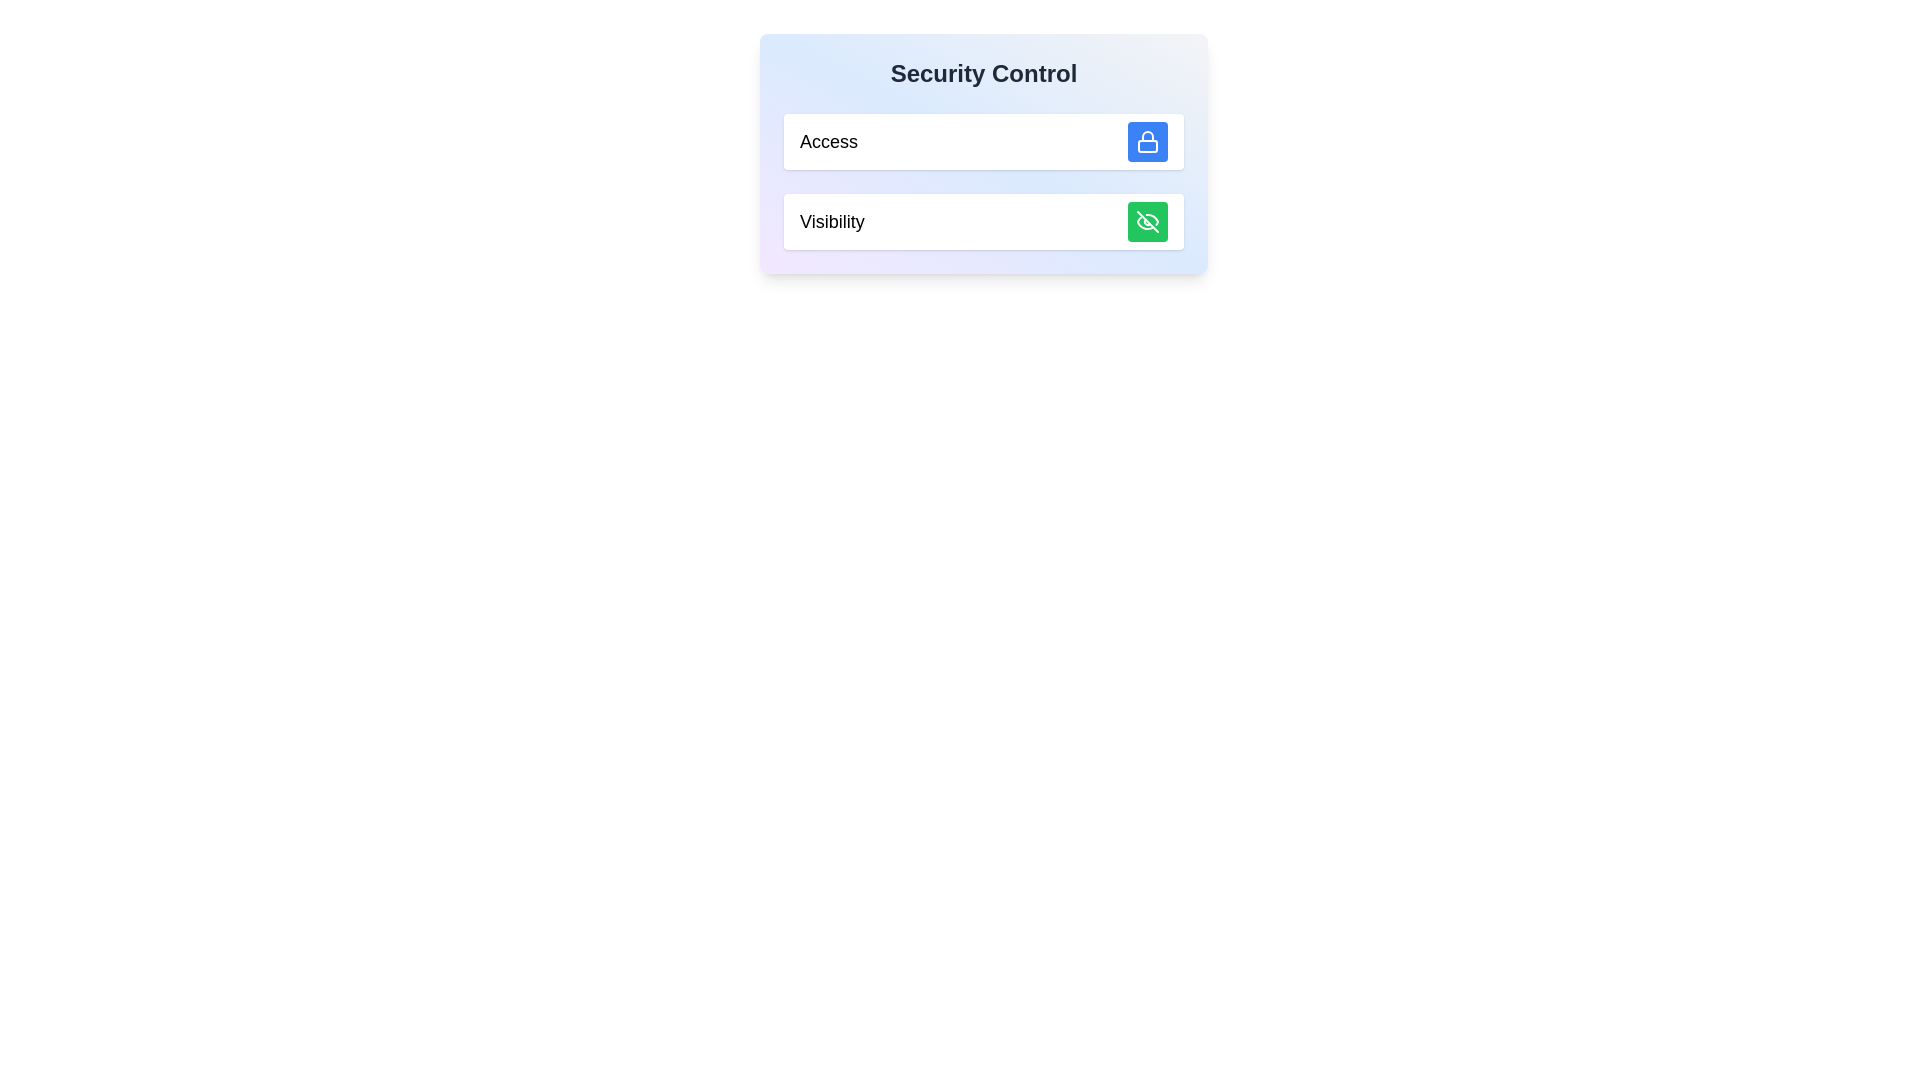 The image size is (1920, 1080). Describe the element at coordinates (1147, 145) in the screenshot. I see `the SVG rectangle with rounded corners located inside the blue lock icon in the 'Access' row of the Security Control panel` at that location.